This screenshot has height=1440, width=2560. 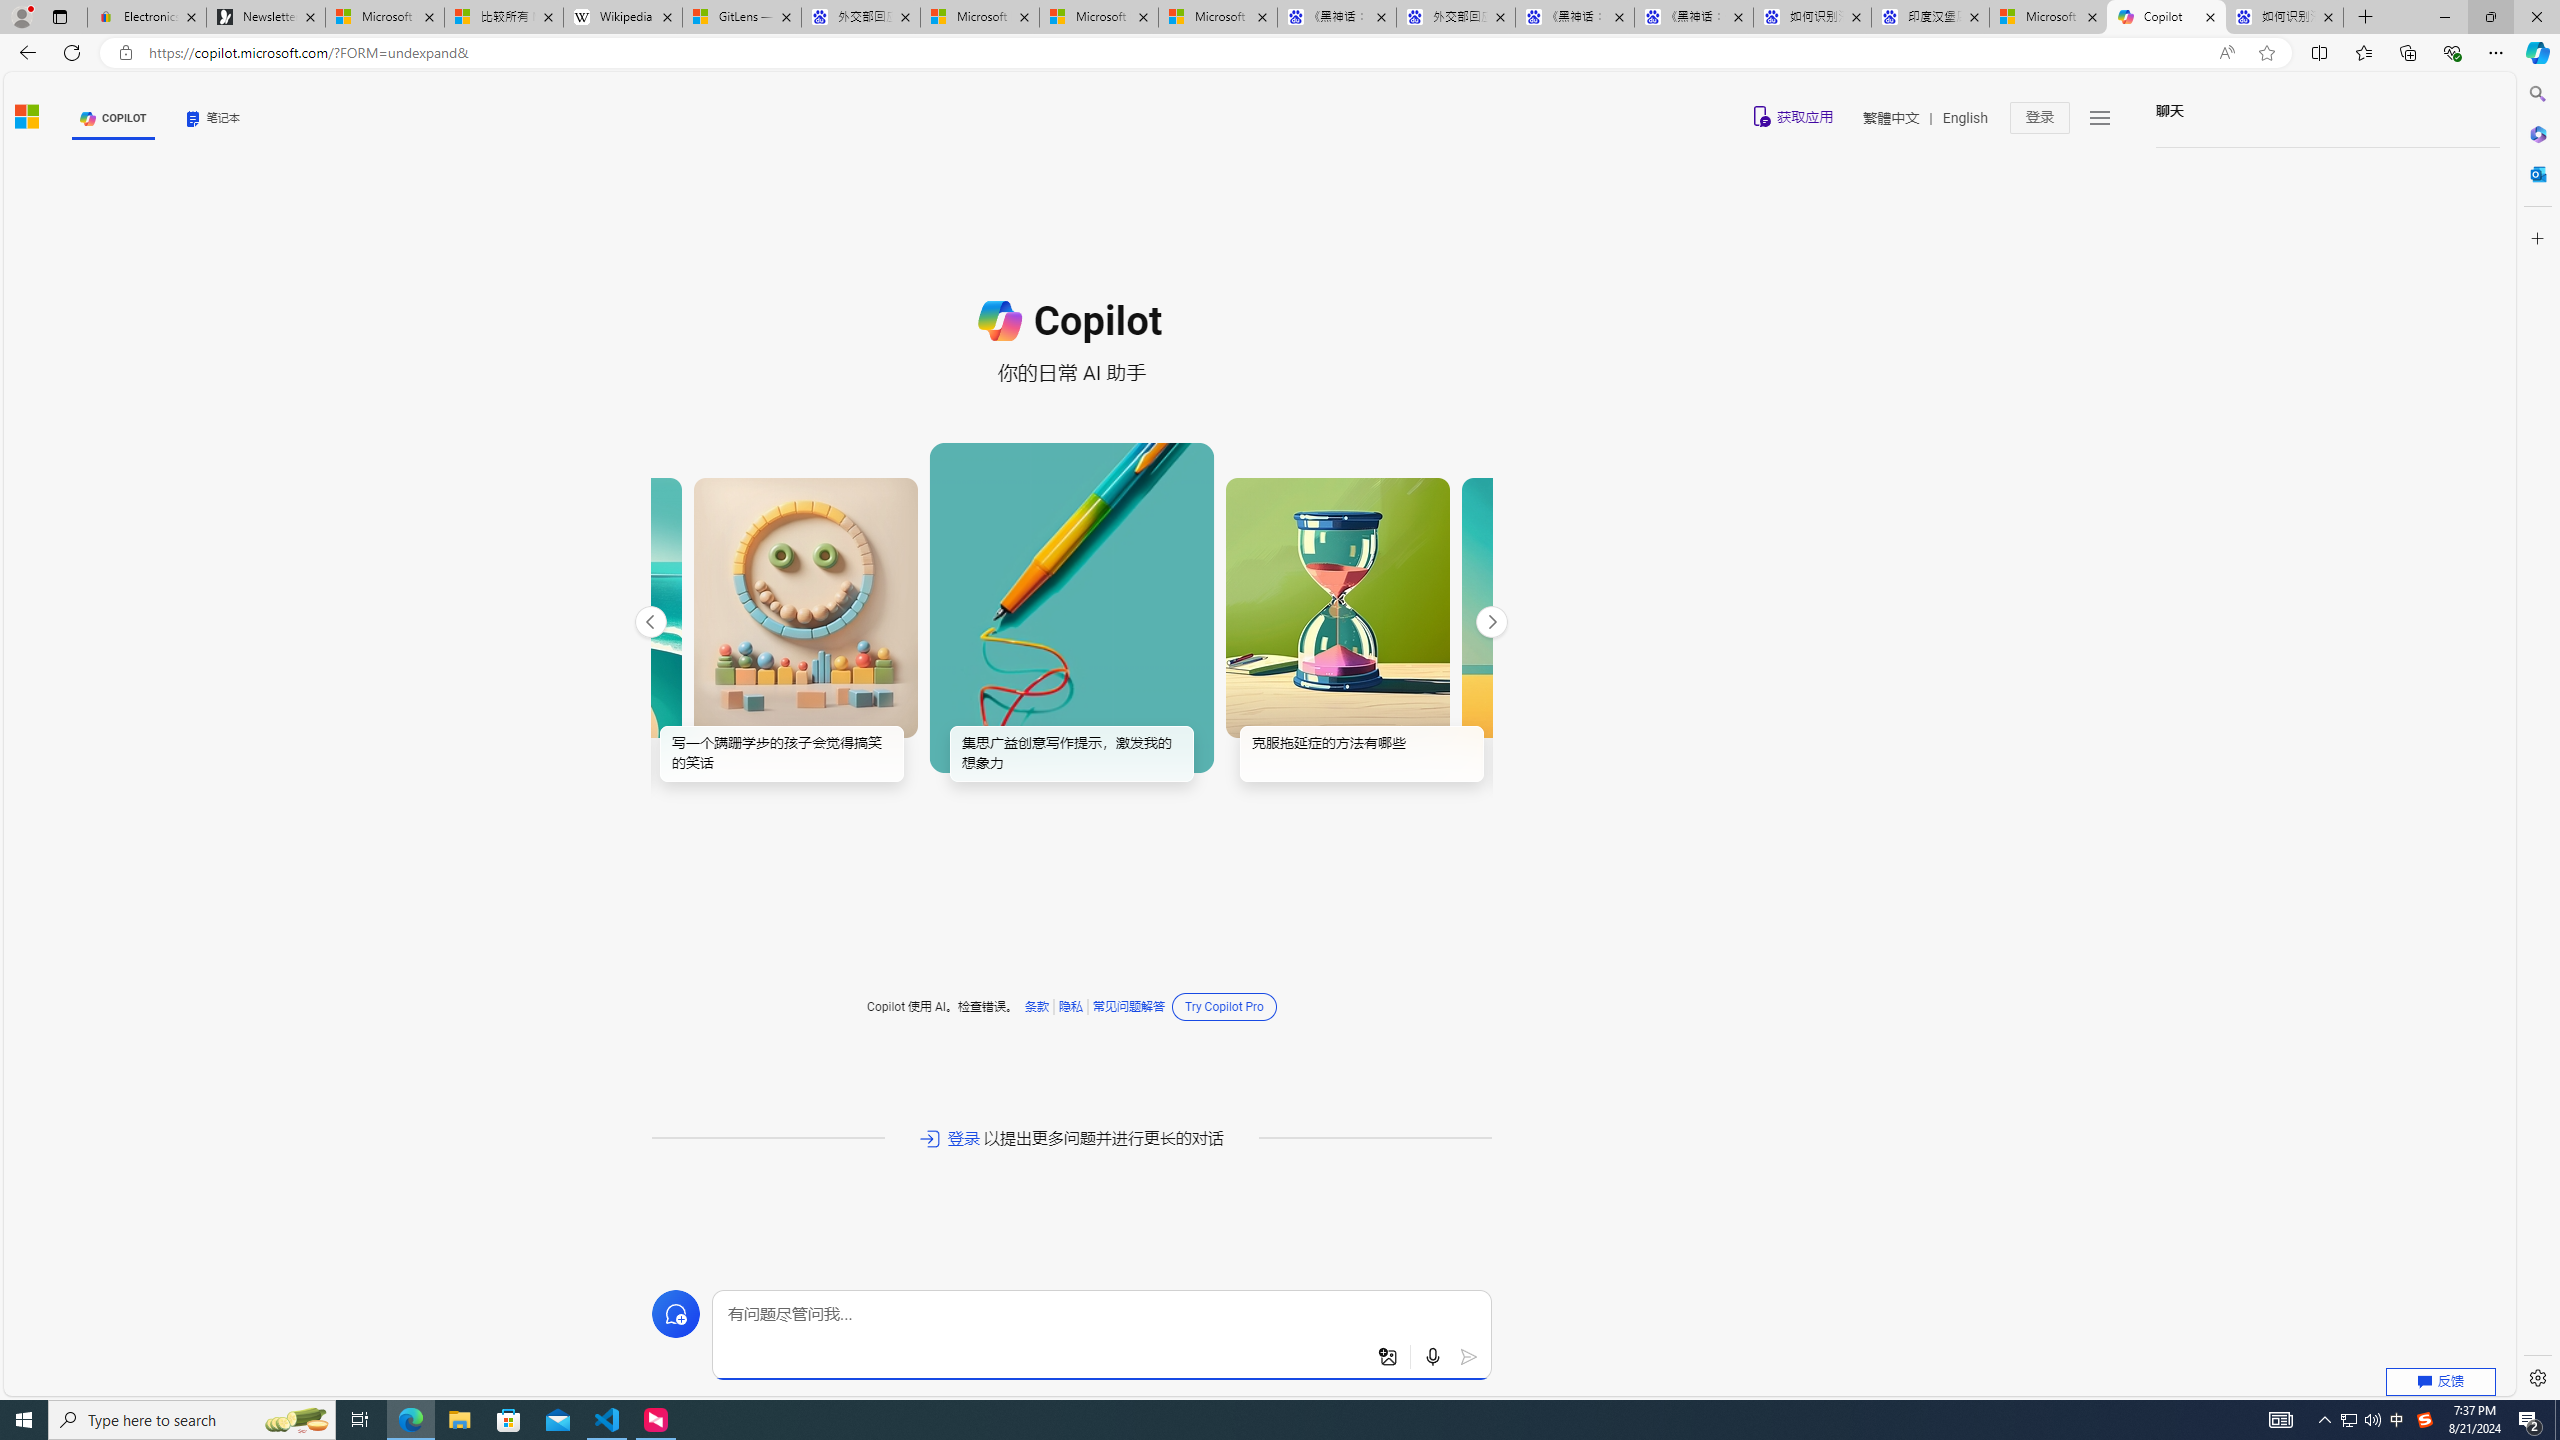 I want to click on 'COPILOT', so click(x=113, y=118).